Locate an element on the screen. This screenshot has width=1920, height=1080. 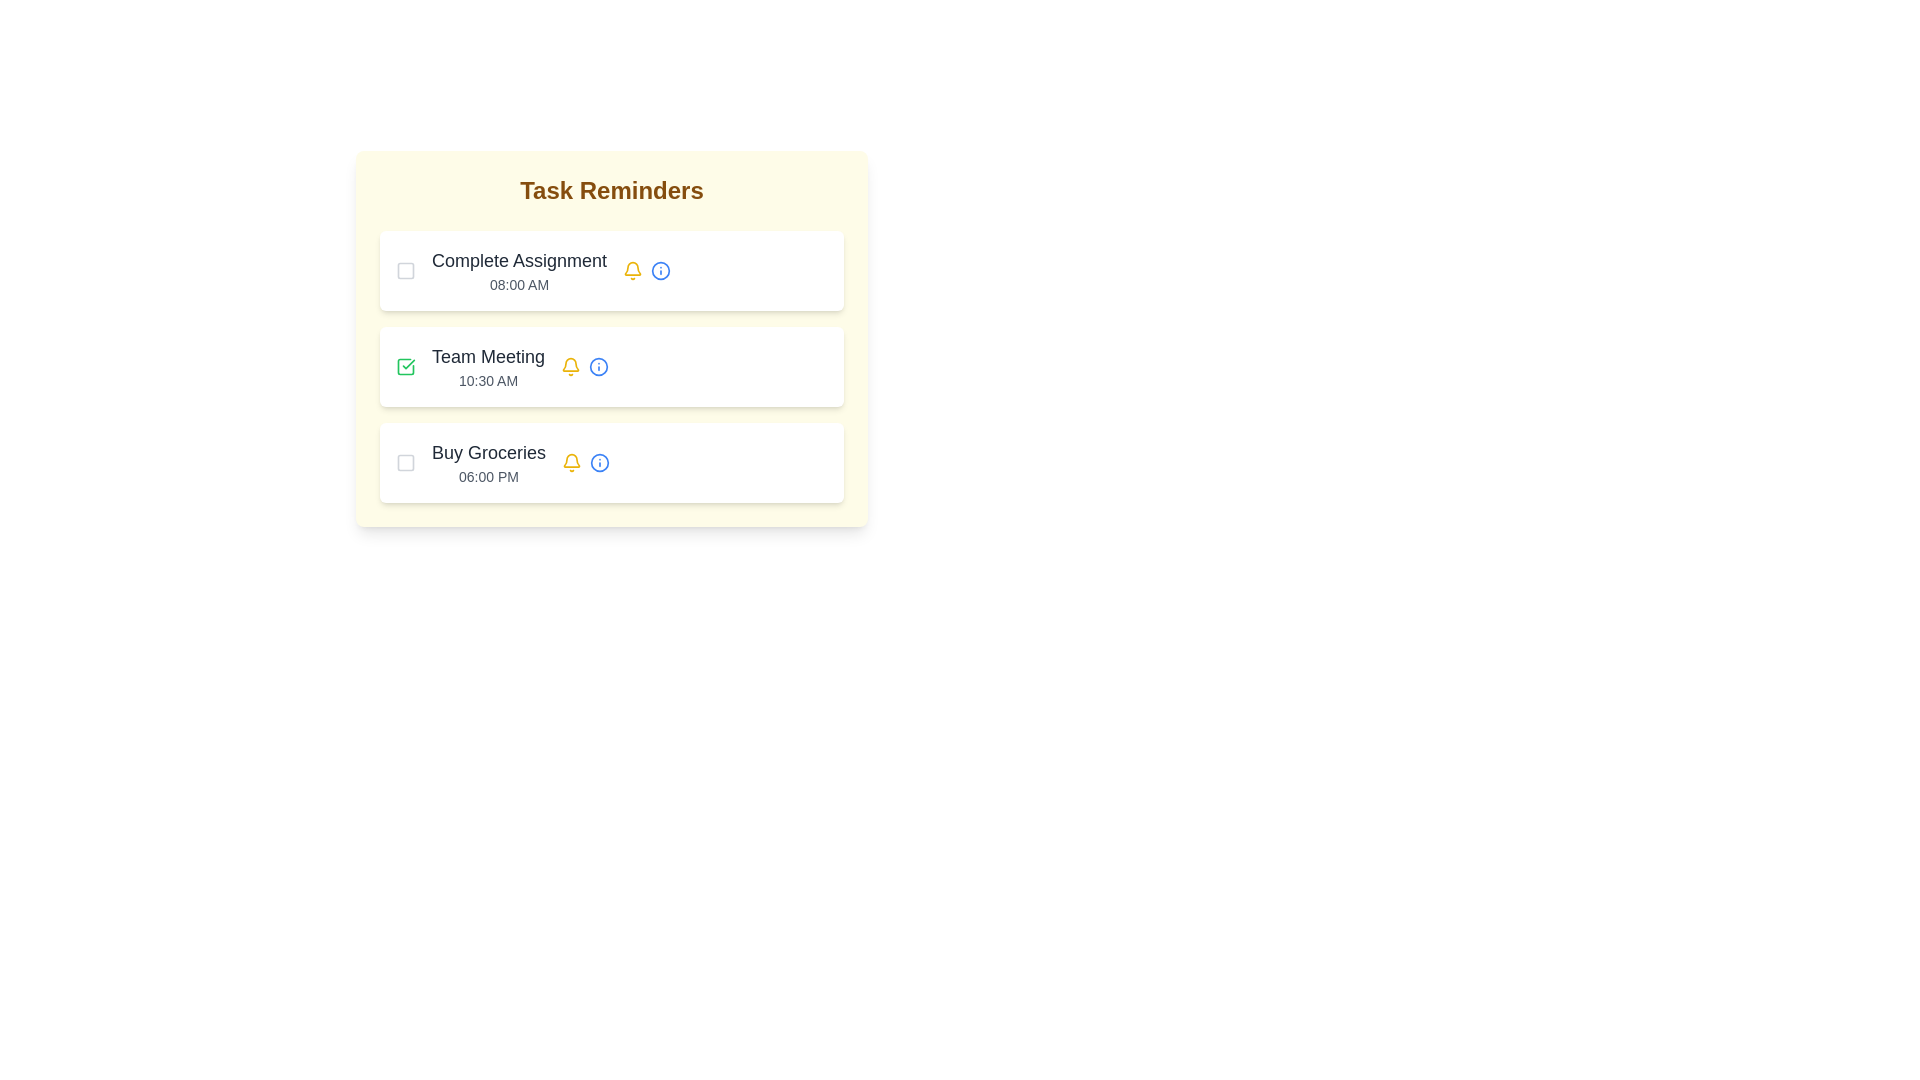
the bell icon is located at coordinates (570, 366).